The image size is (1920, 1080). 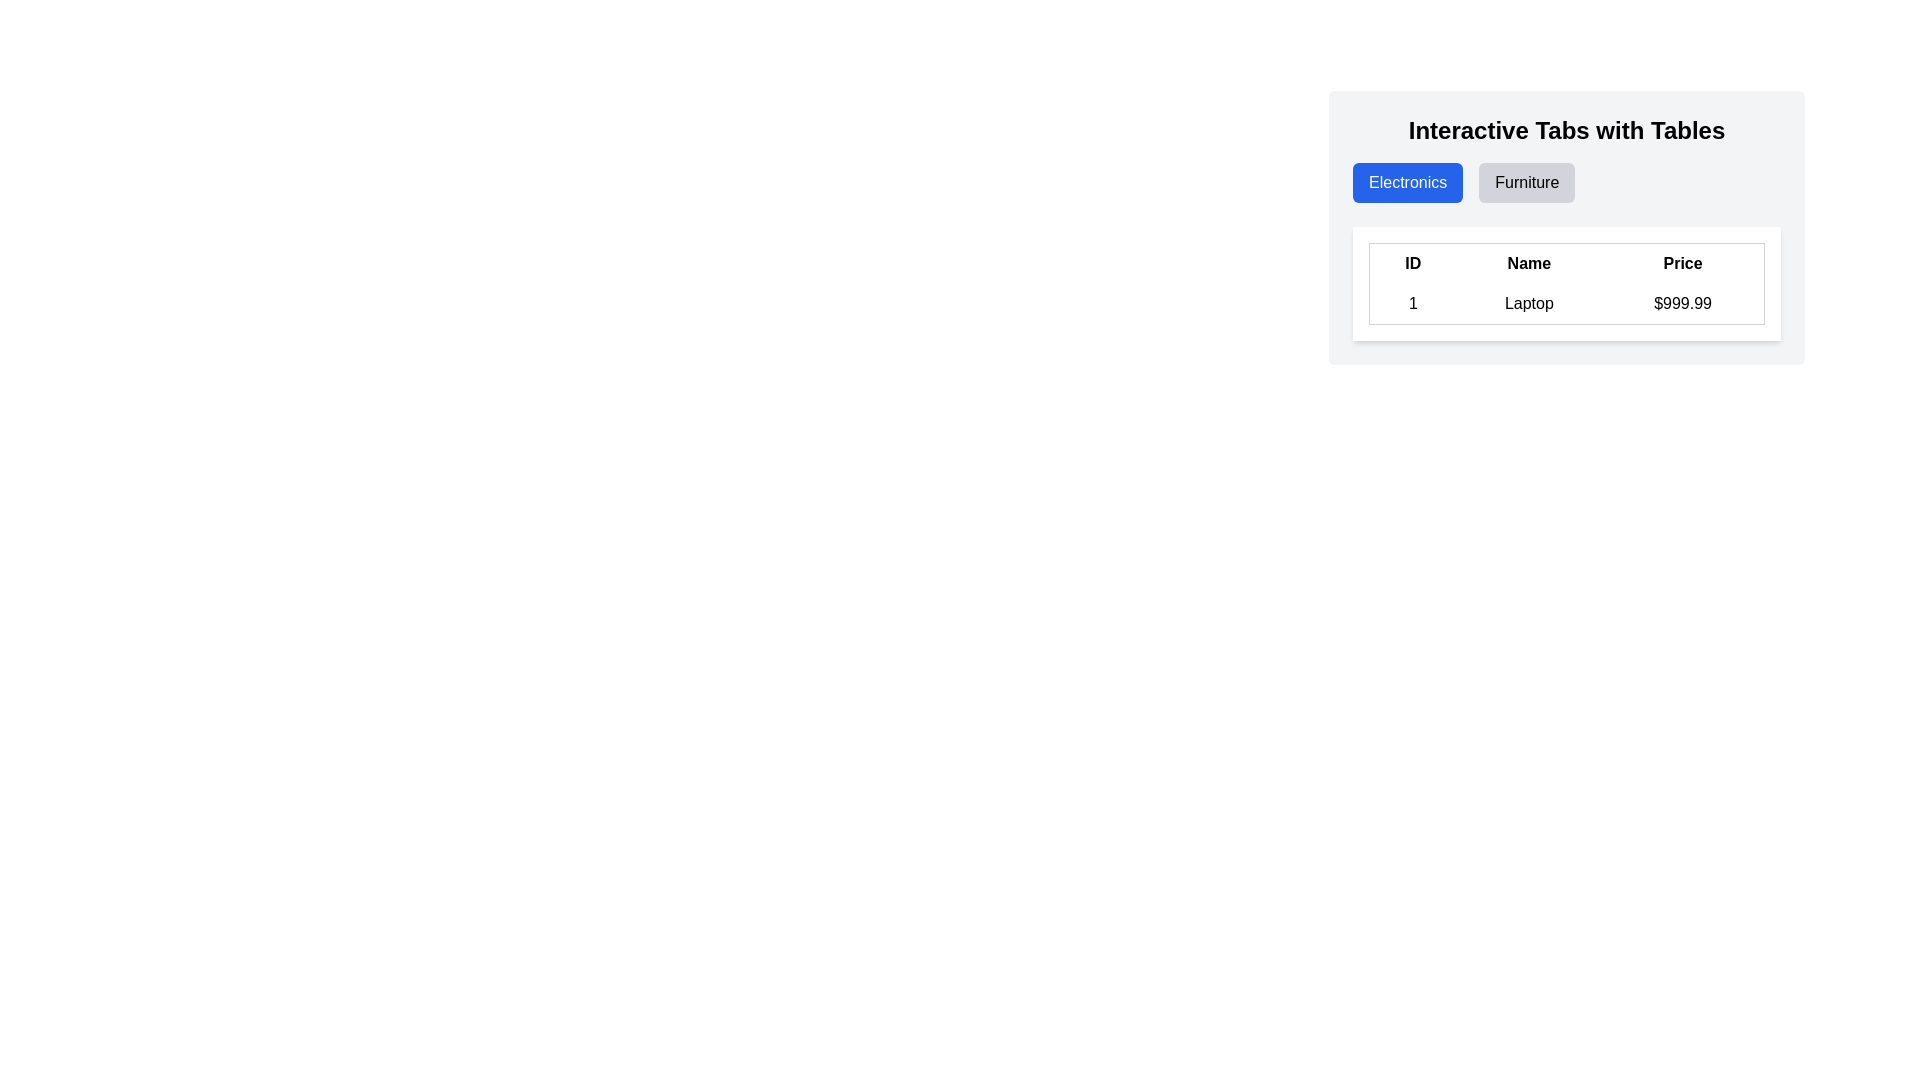 I want to click on the text label displaying 'ID', which is the first column header in a table layout, aligned at the top-left of the table, so click(x=1412, y=262).